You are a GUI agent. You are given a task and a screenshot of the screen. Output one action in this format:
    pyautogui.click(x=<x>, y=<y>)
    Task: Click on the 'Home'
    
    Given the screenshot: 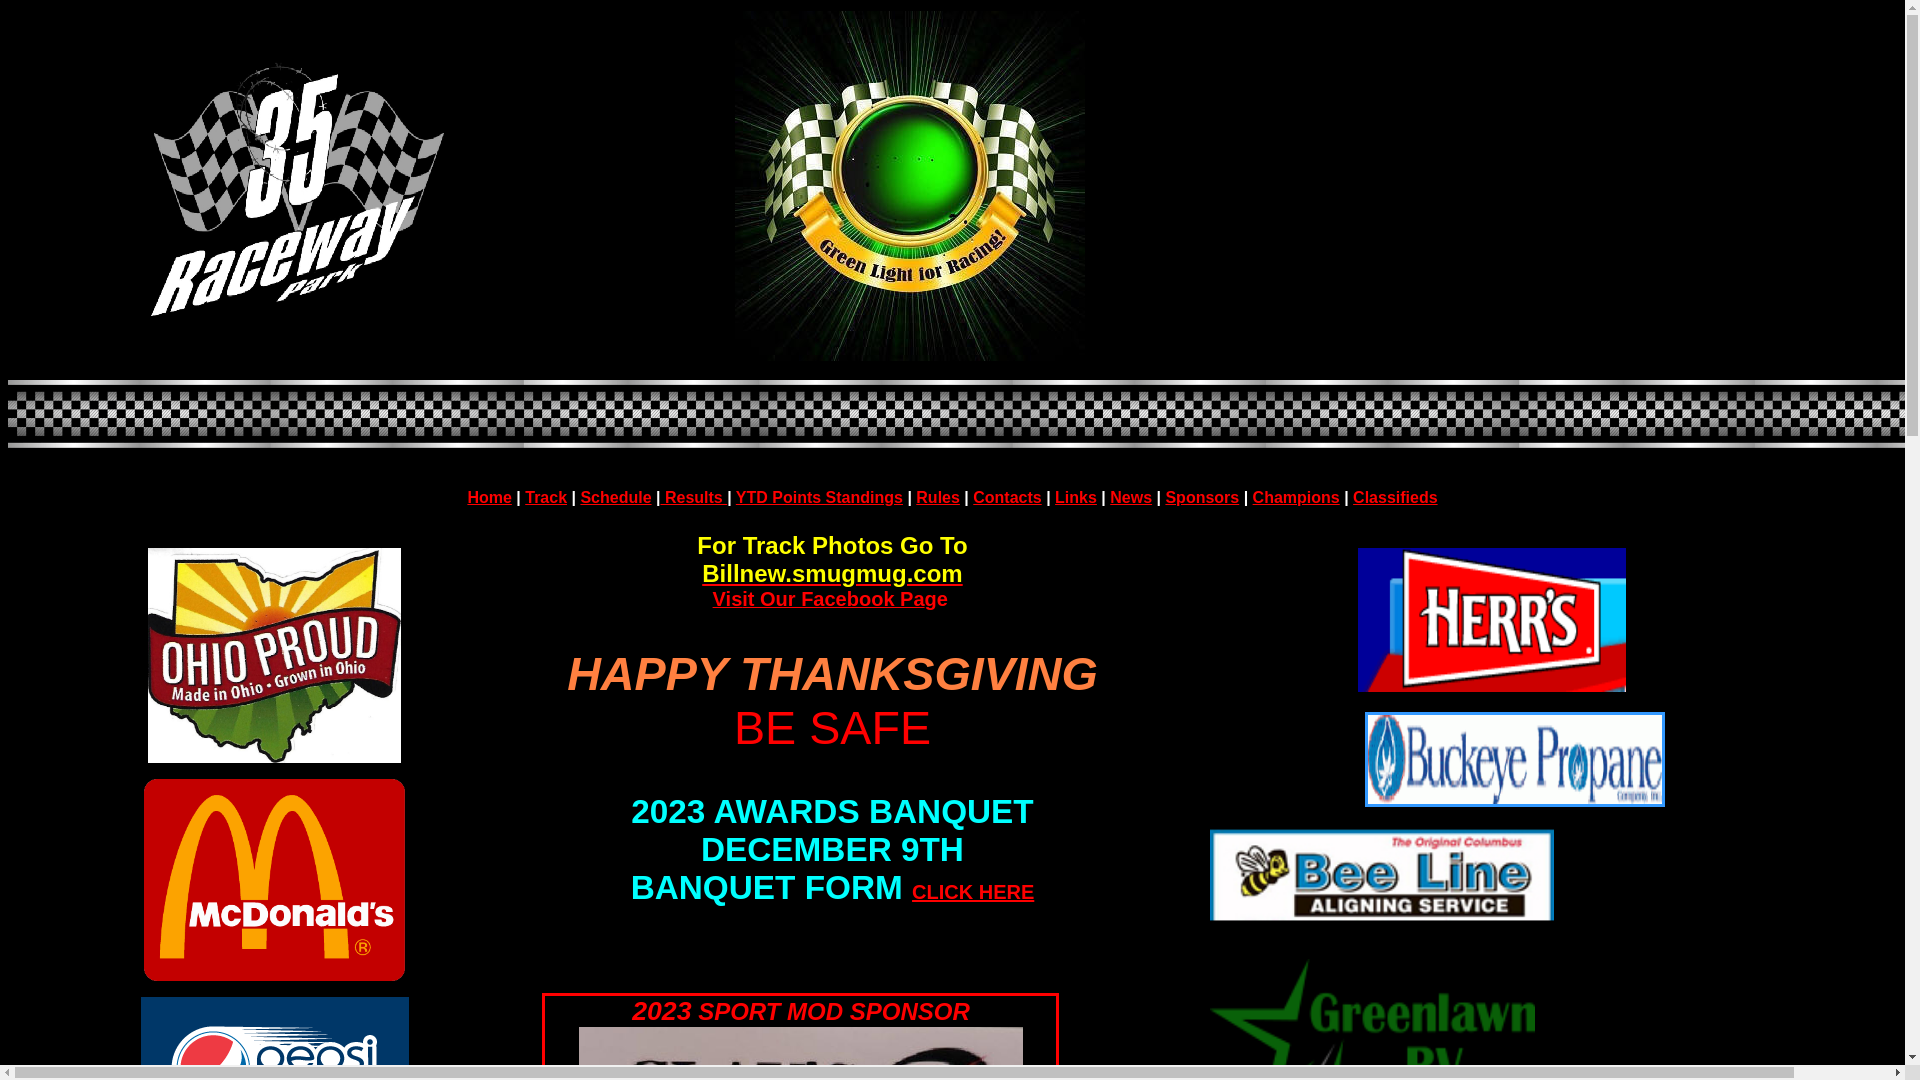 What is the action you would take?
    pyautogui.click(x=489, y=495)
    